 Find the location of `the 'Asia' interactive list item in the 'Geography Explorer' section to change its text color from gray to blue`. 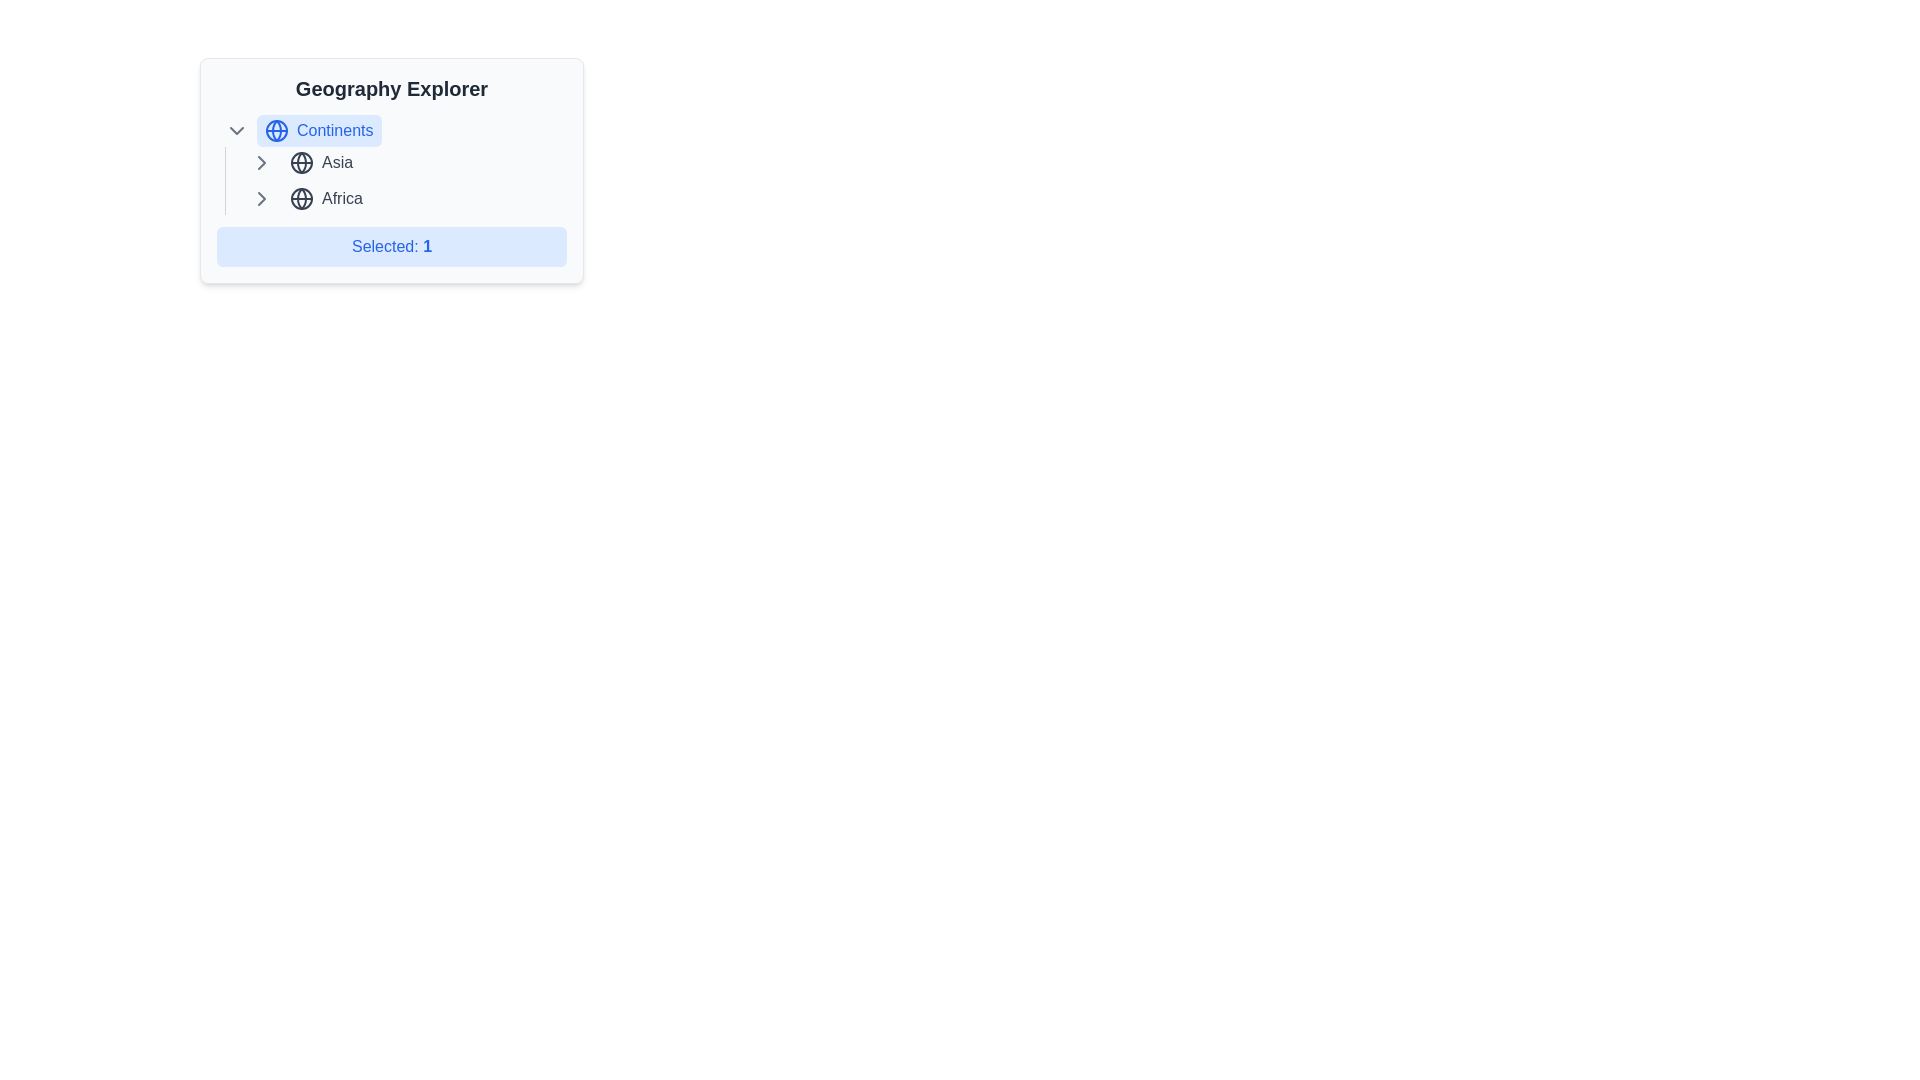

the 'Asia' interactive list item in the 'Geography Explorer' section to change its text color from gray to blue is located at coordinates (321, 161).